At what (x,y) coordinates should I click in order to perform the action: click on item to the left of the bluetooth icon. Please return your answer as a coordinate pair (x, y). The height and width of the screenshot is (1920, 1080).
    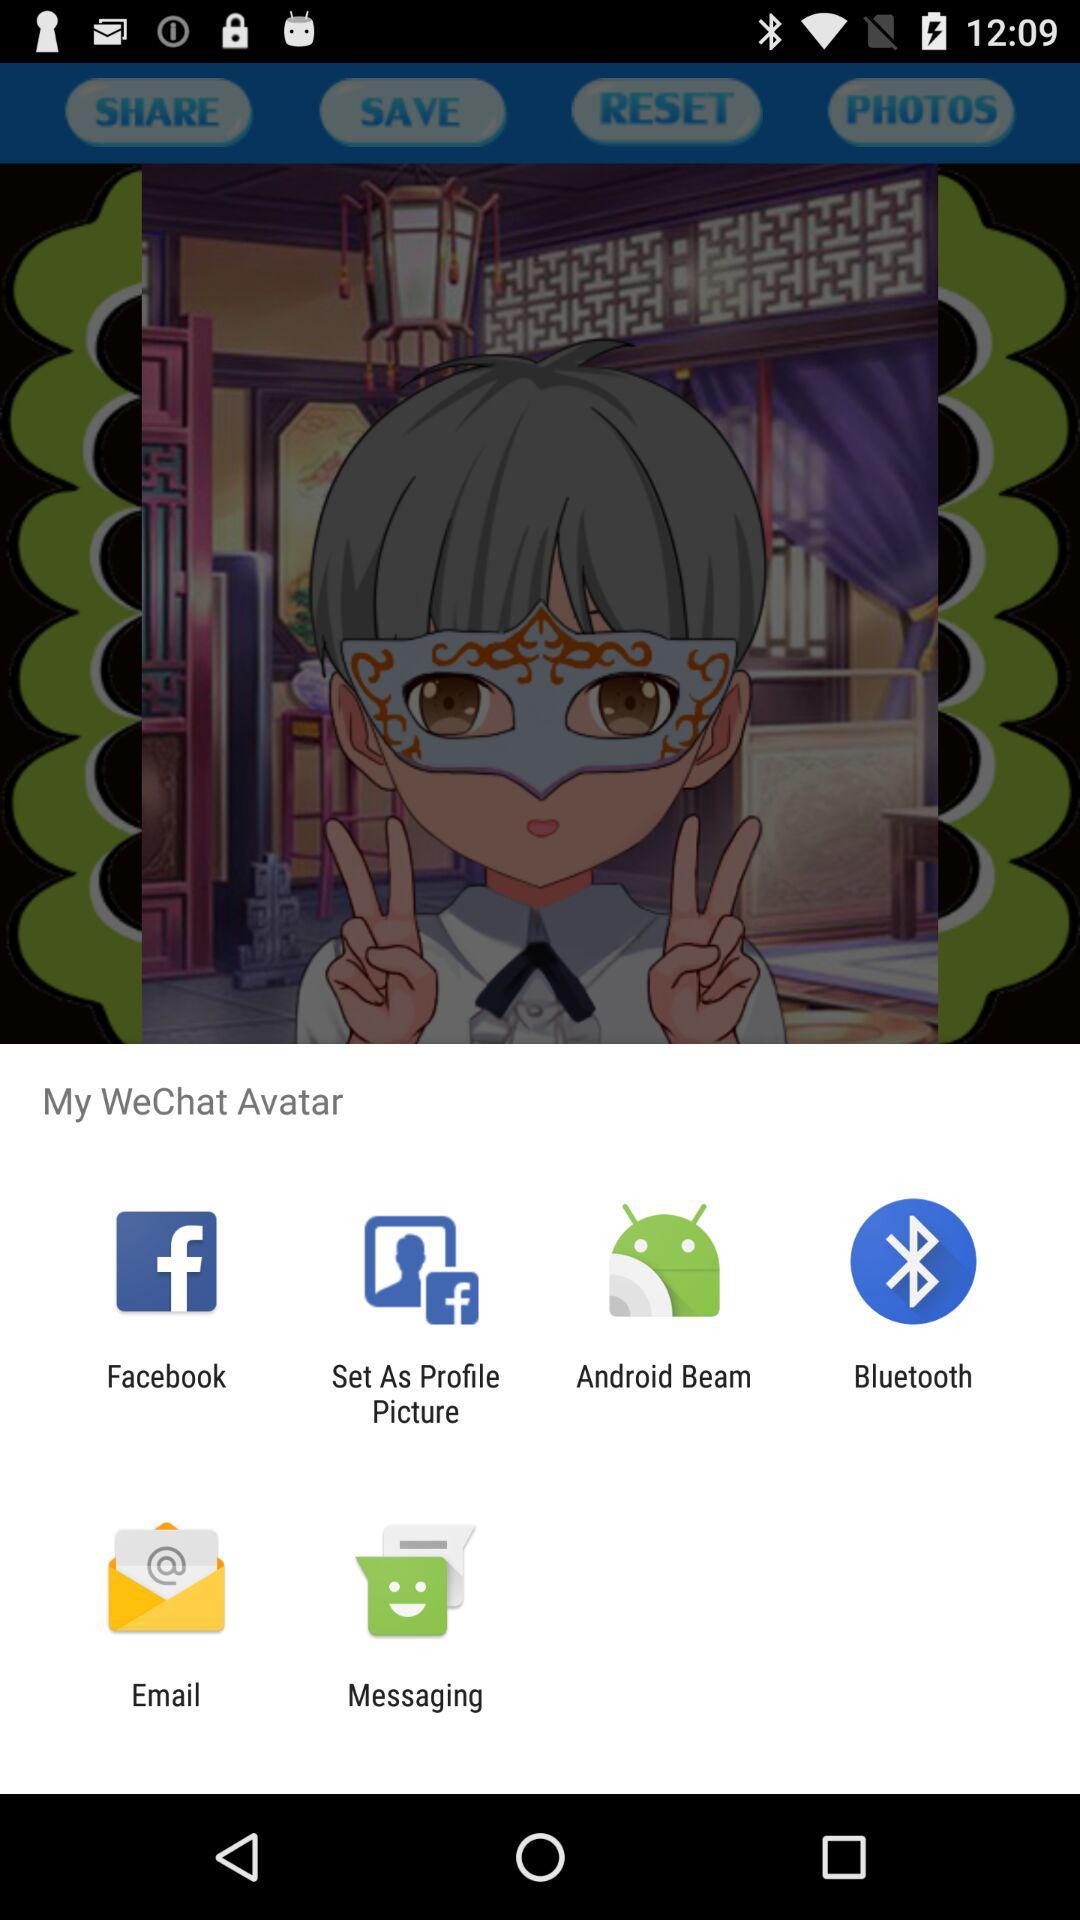
    Looking at the image, I should click on (664, 1392).